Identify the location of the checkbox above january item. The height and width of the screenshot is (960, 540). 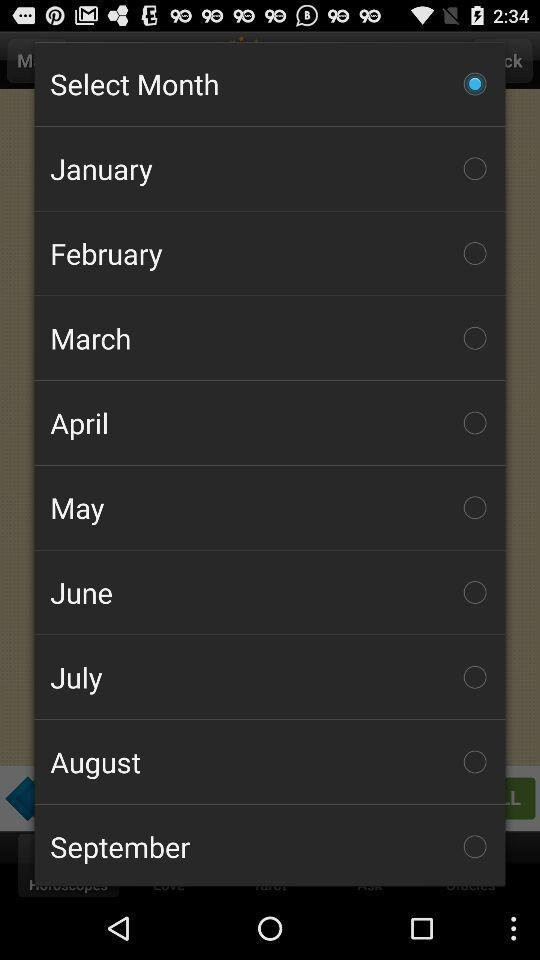
(270, 84).